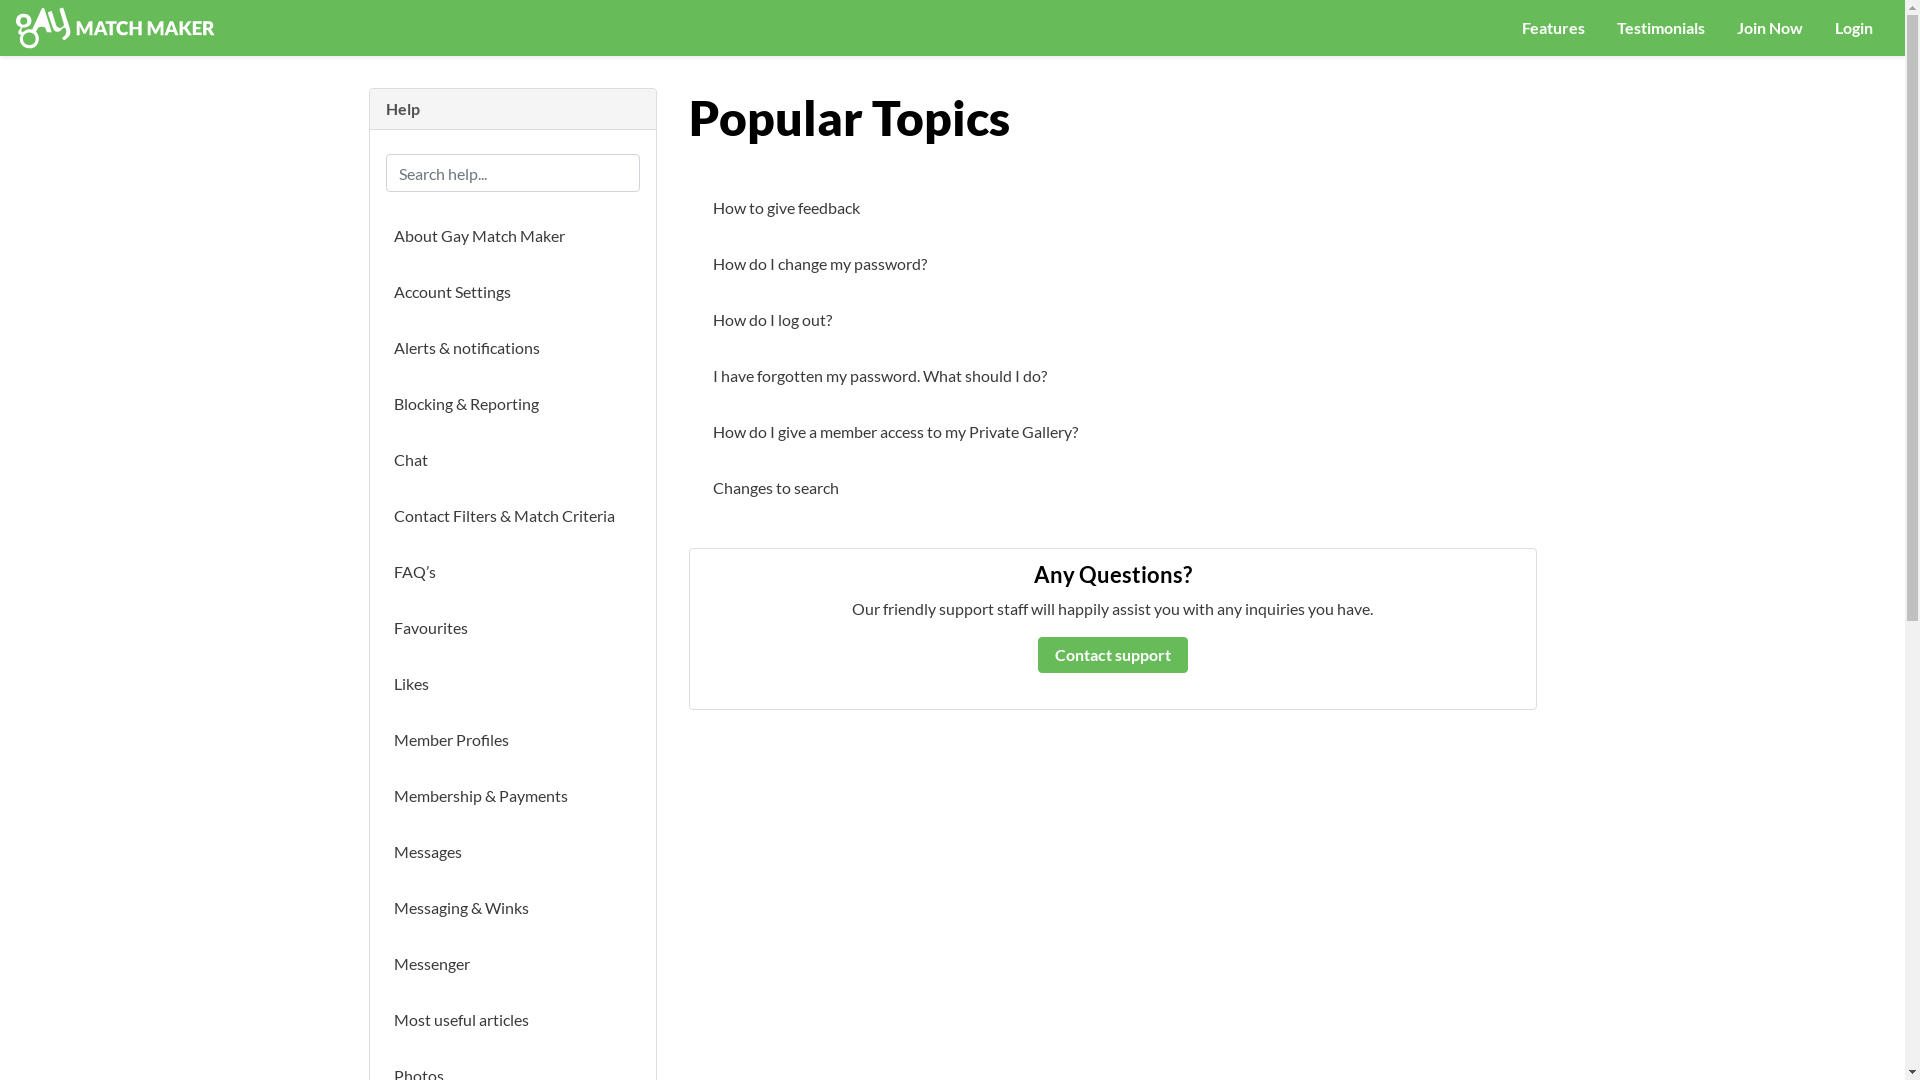  What do you see at coordinates (704, 262) in the screenshot?
I see `'How do I change my password?'` at bounding box center [704, 262].